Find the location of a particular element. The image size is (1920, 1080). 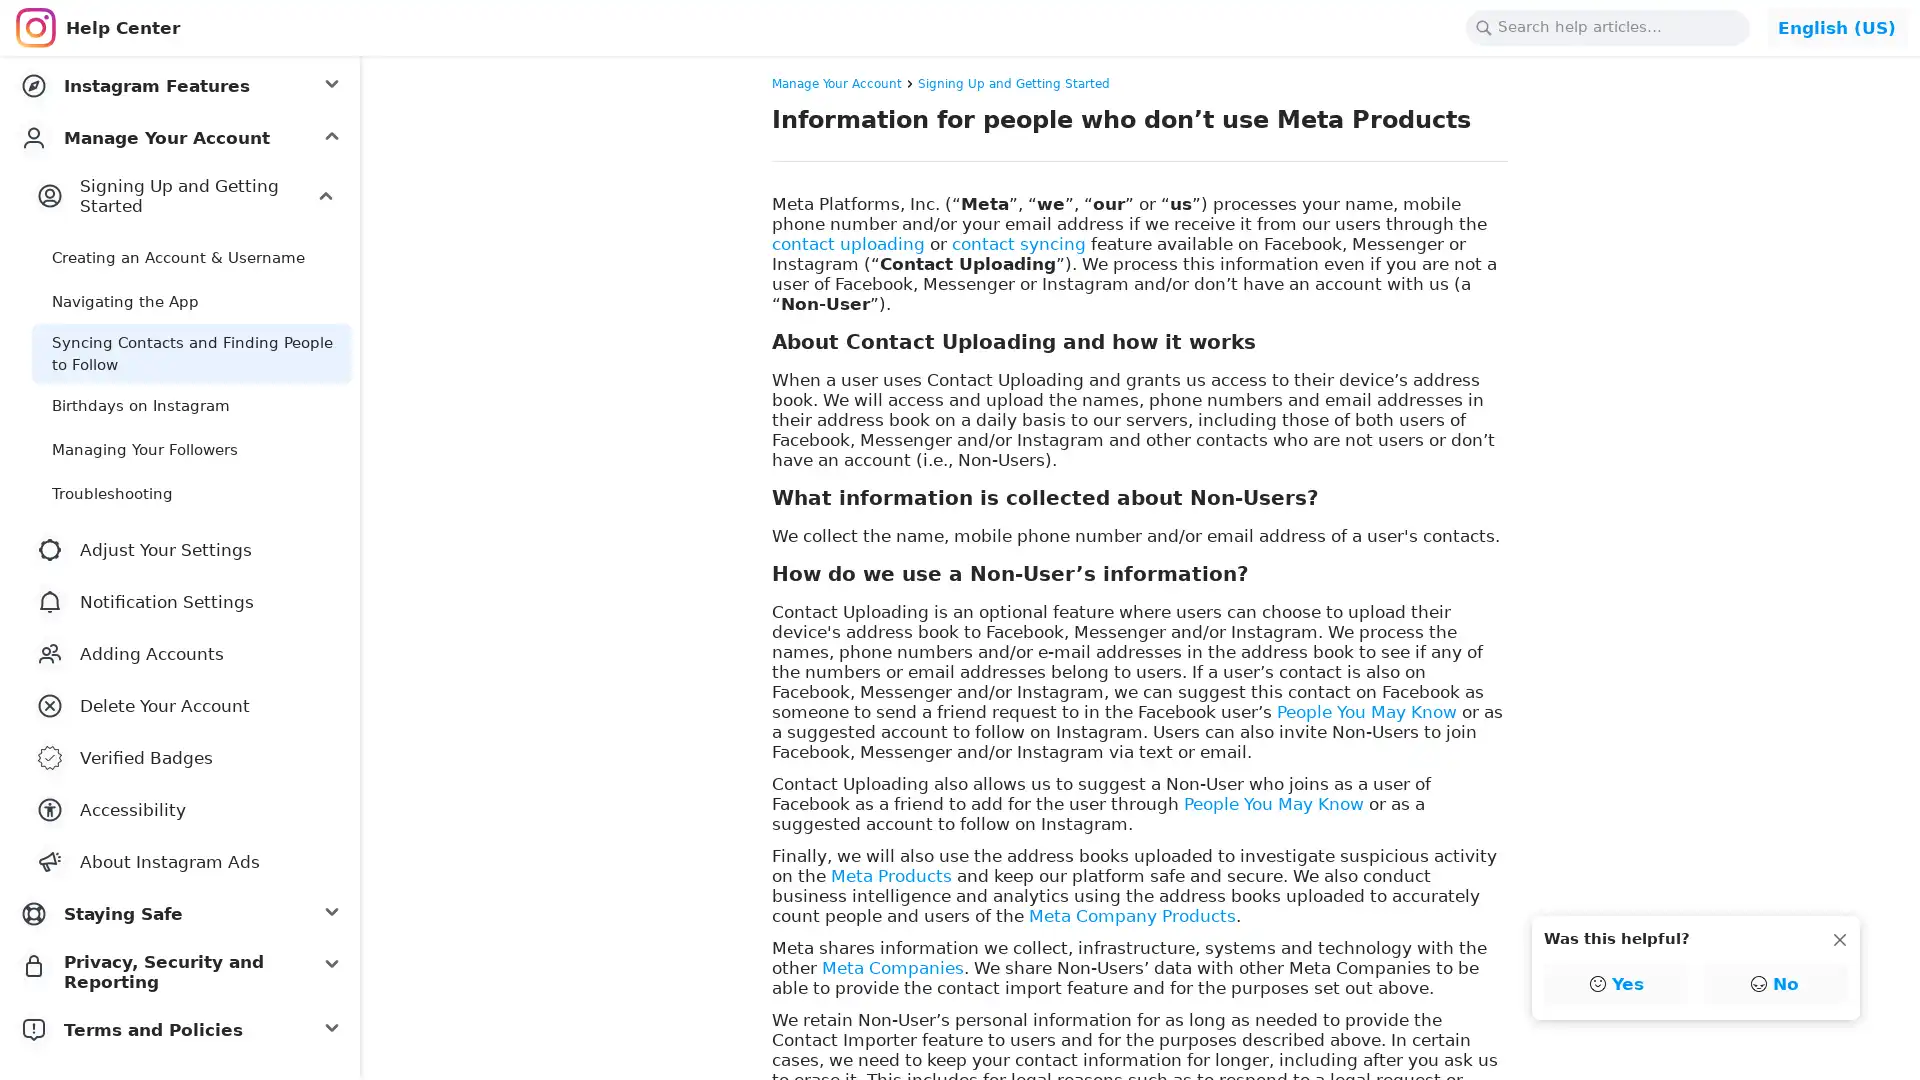

Copy link is located at coordinates (834, 161).